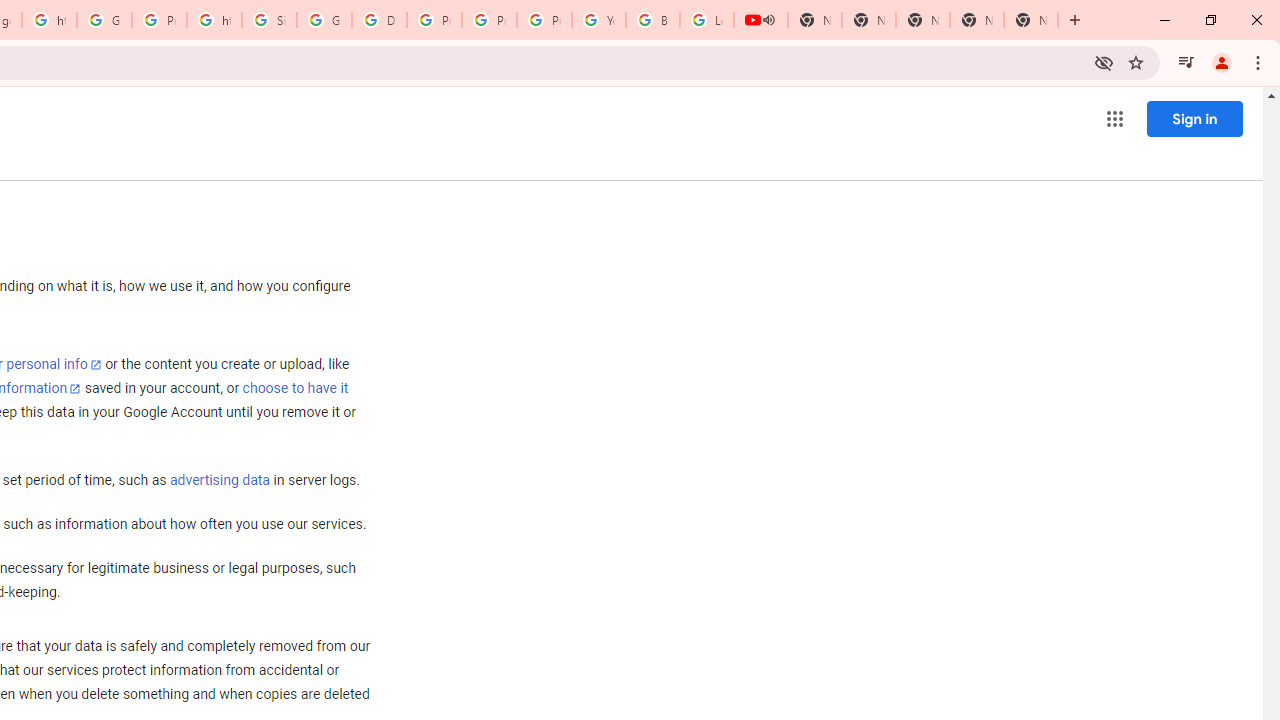 This screenshot has width=1280, height=720. What do you see at coordinates (268, 20) in the screenshot?
I see `'Sign in - Google Accounts'` at bounding box center [268, 20].